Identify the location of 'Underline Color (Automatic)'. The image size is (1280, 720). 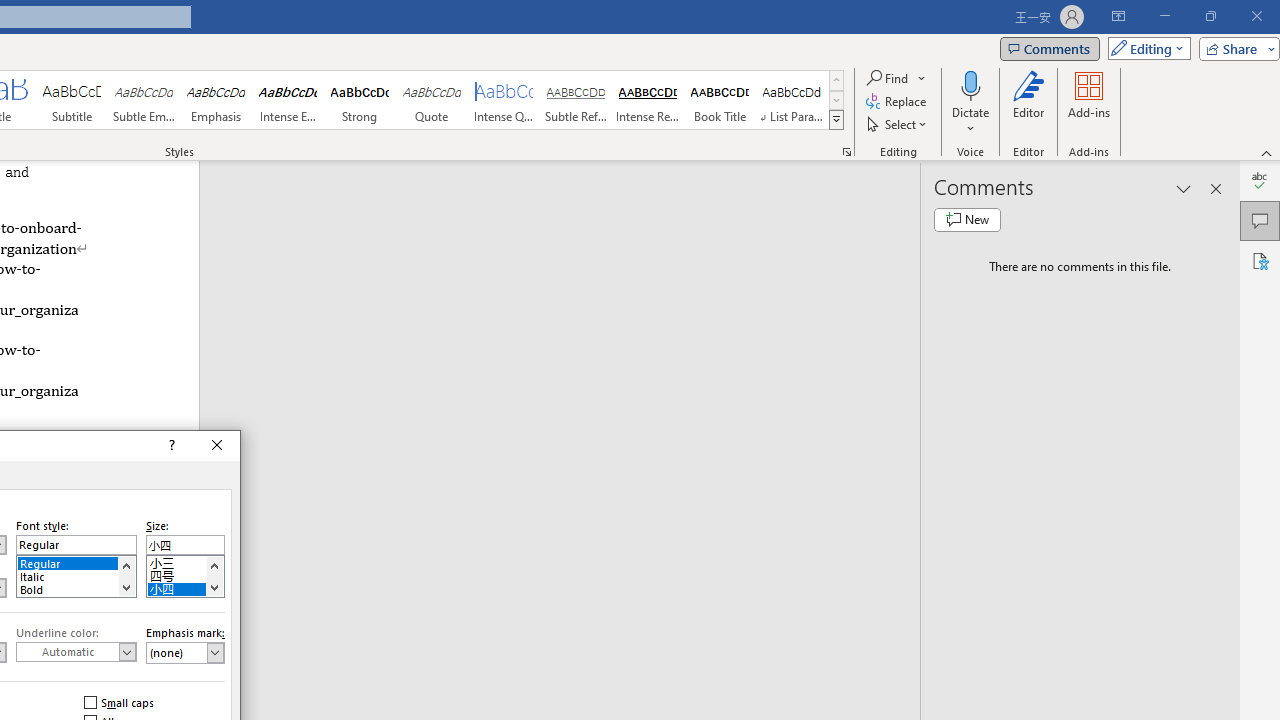
(76, 651).